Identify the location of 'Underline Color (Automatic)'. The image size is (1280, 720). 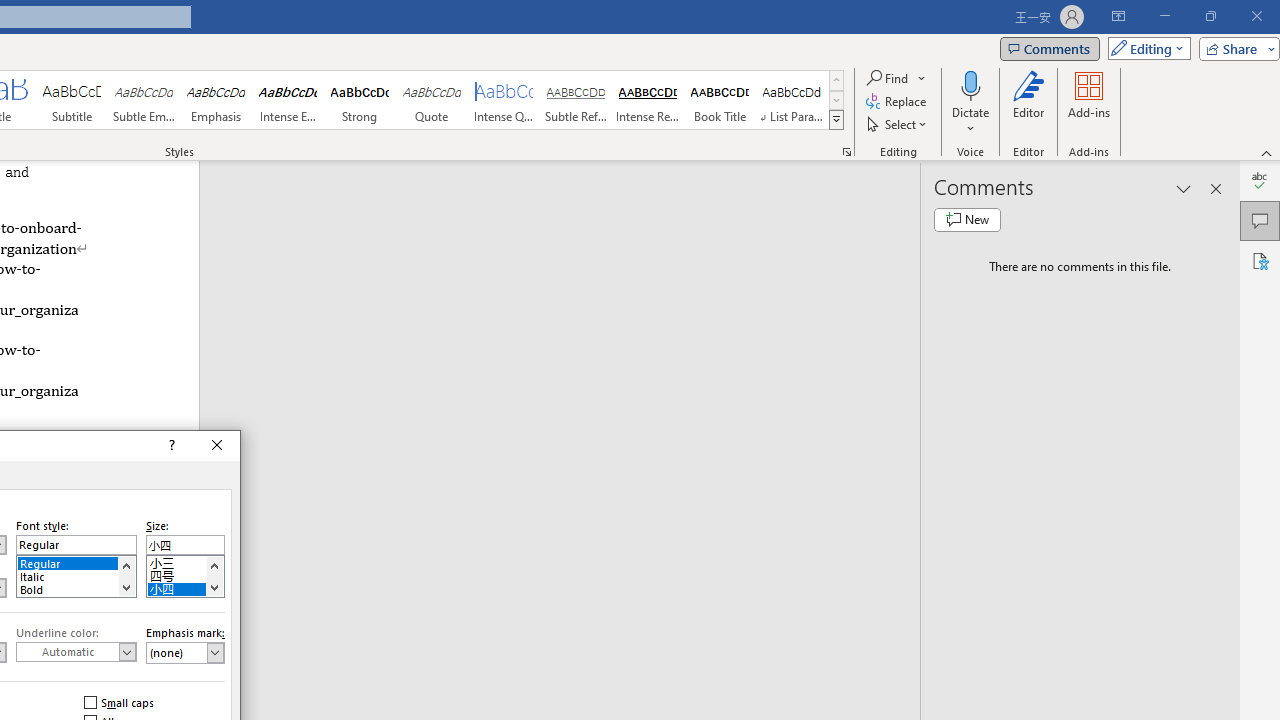
(76, 651).